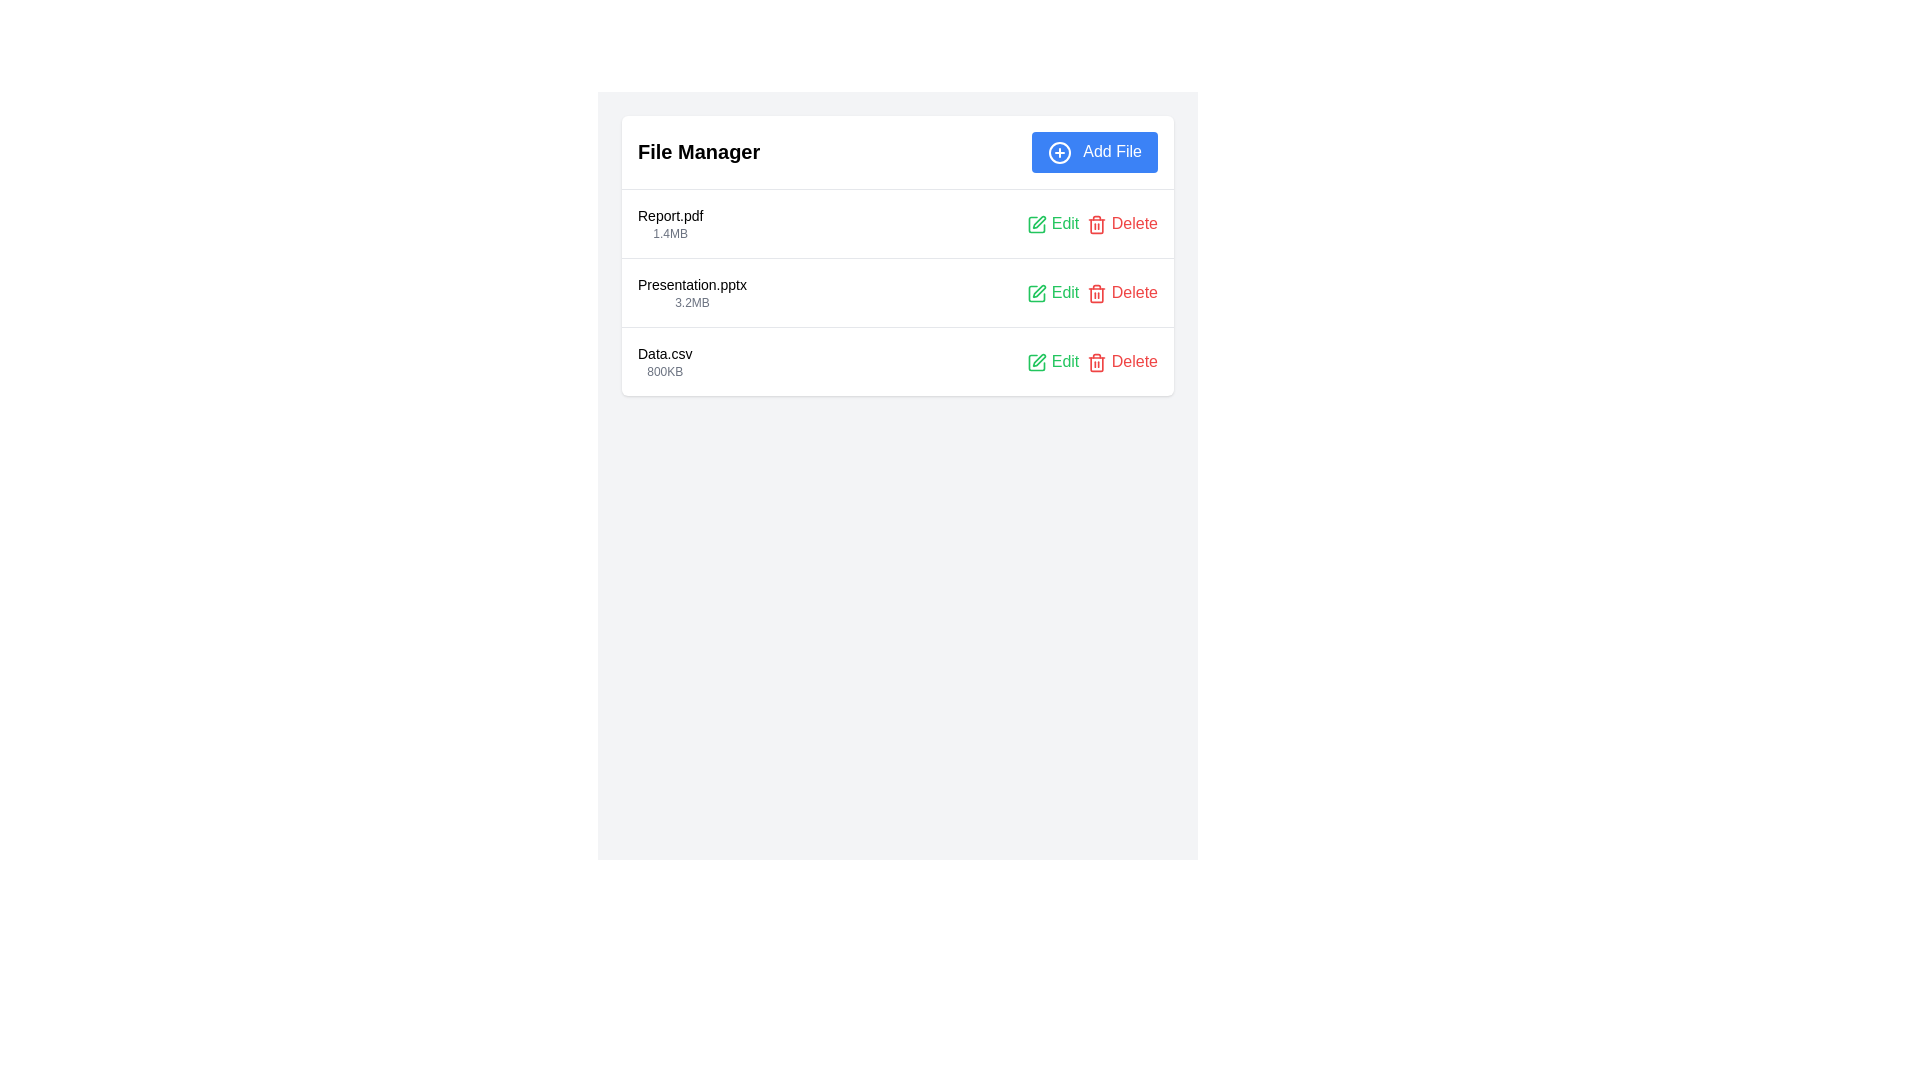 This screenshot has height=1080, width=1920. What do you see at coordinates (1052, 361) in the screenshot?
I see `the 'Edit' button associated with the file 'Data.csv' to observe the hover effect` at bounding box center [1052, 361].